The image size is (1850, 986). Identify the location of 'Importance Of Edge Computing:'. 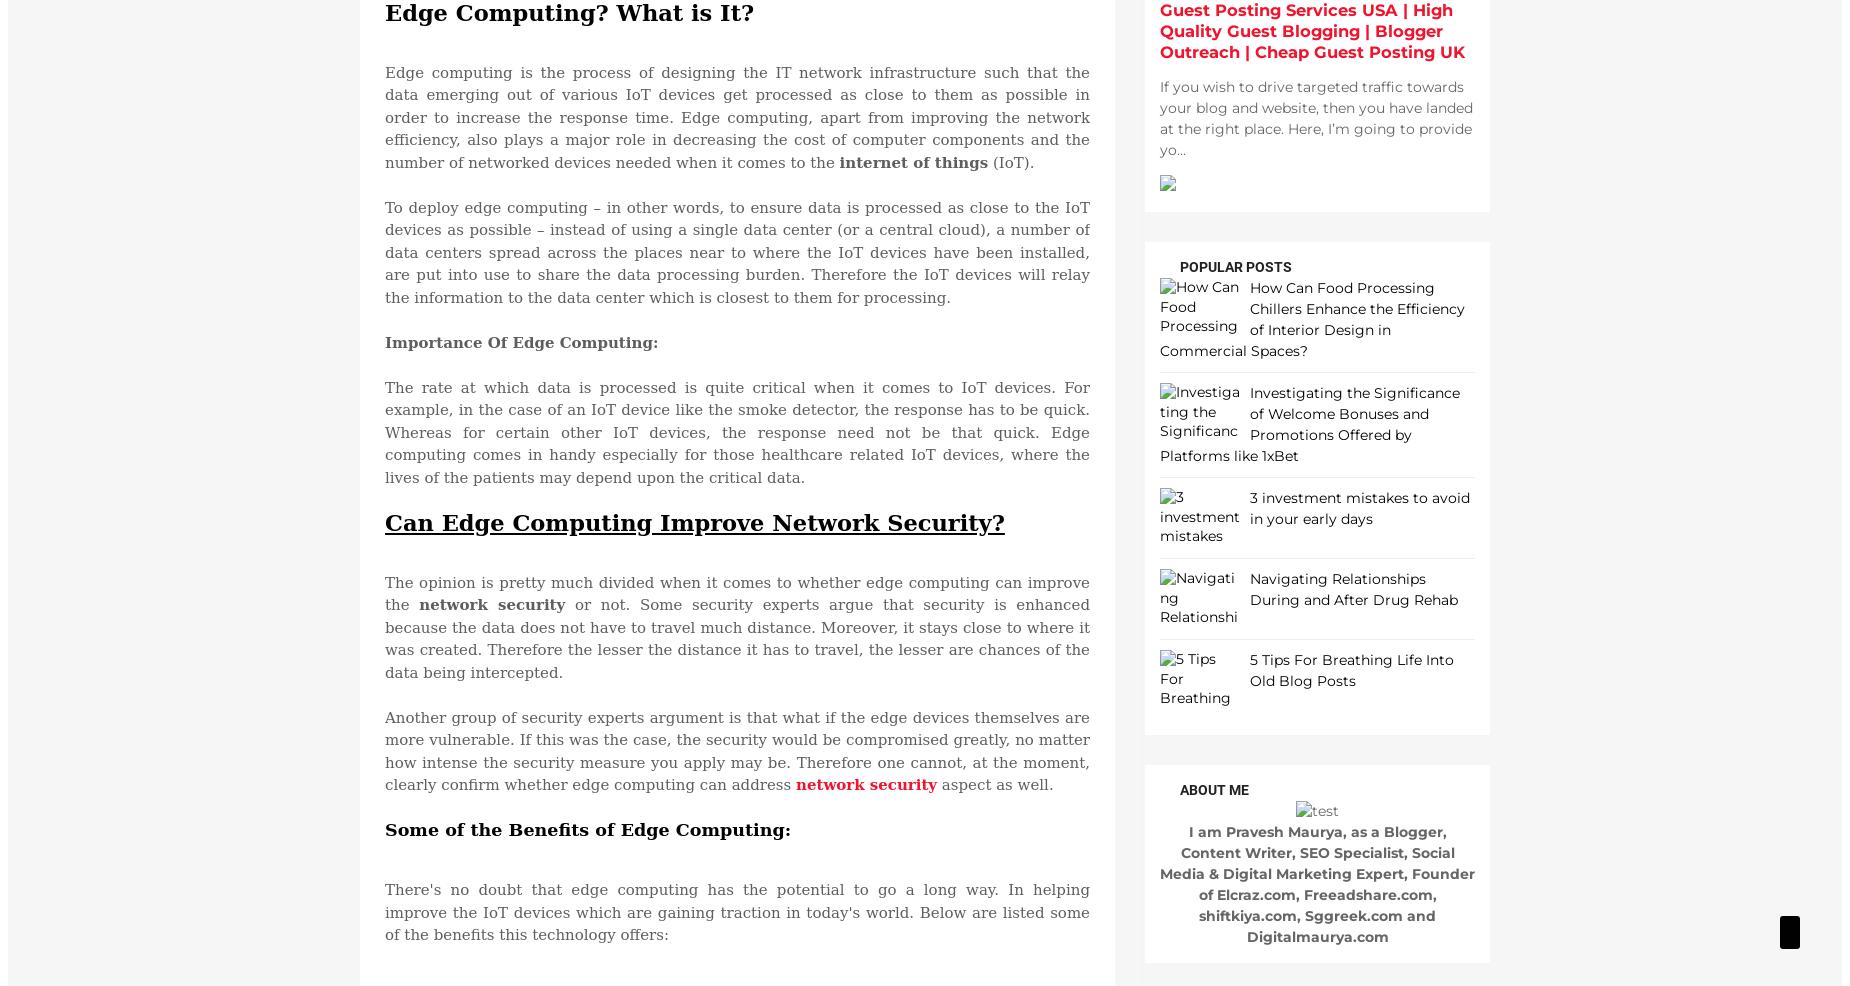
(383, 341).